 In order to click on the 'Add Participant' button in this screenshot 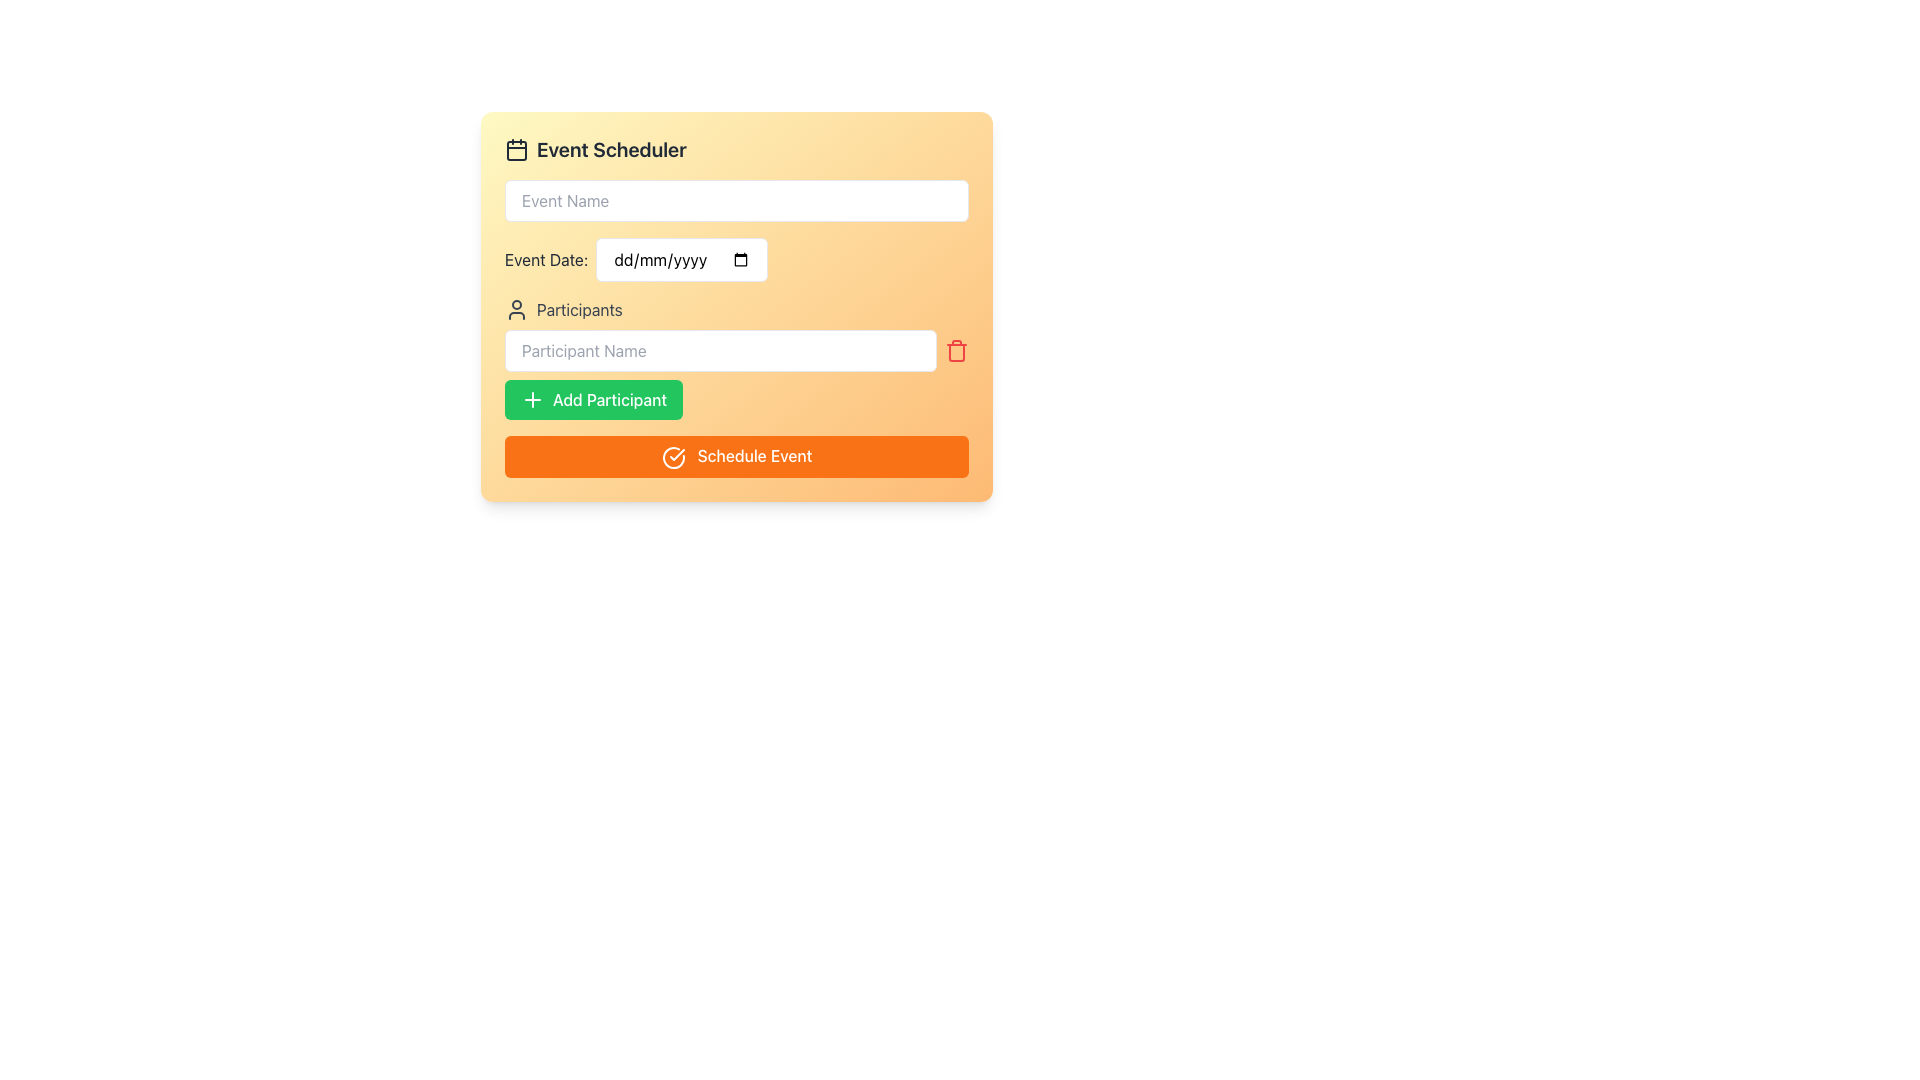, I will do `click(593, 400)`.